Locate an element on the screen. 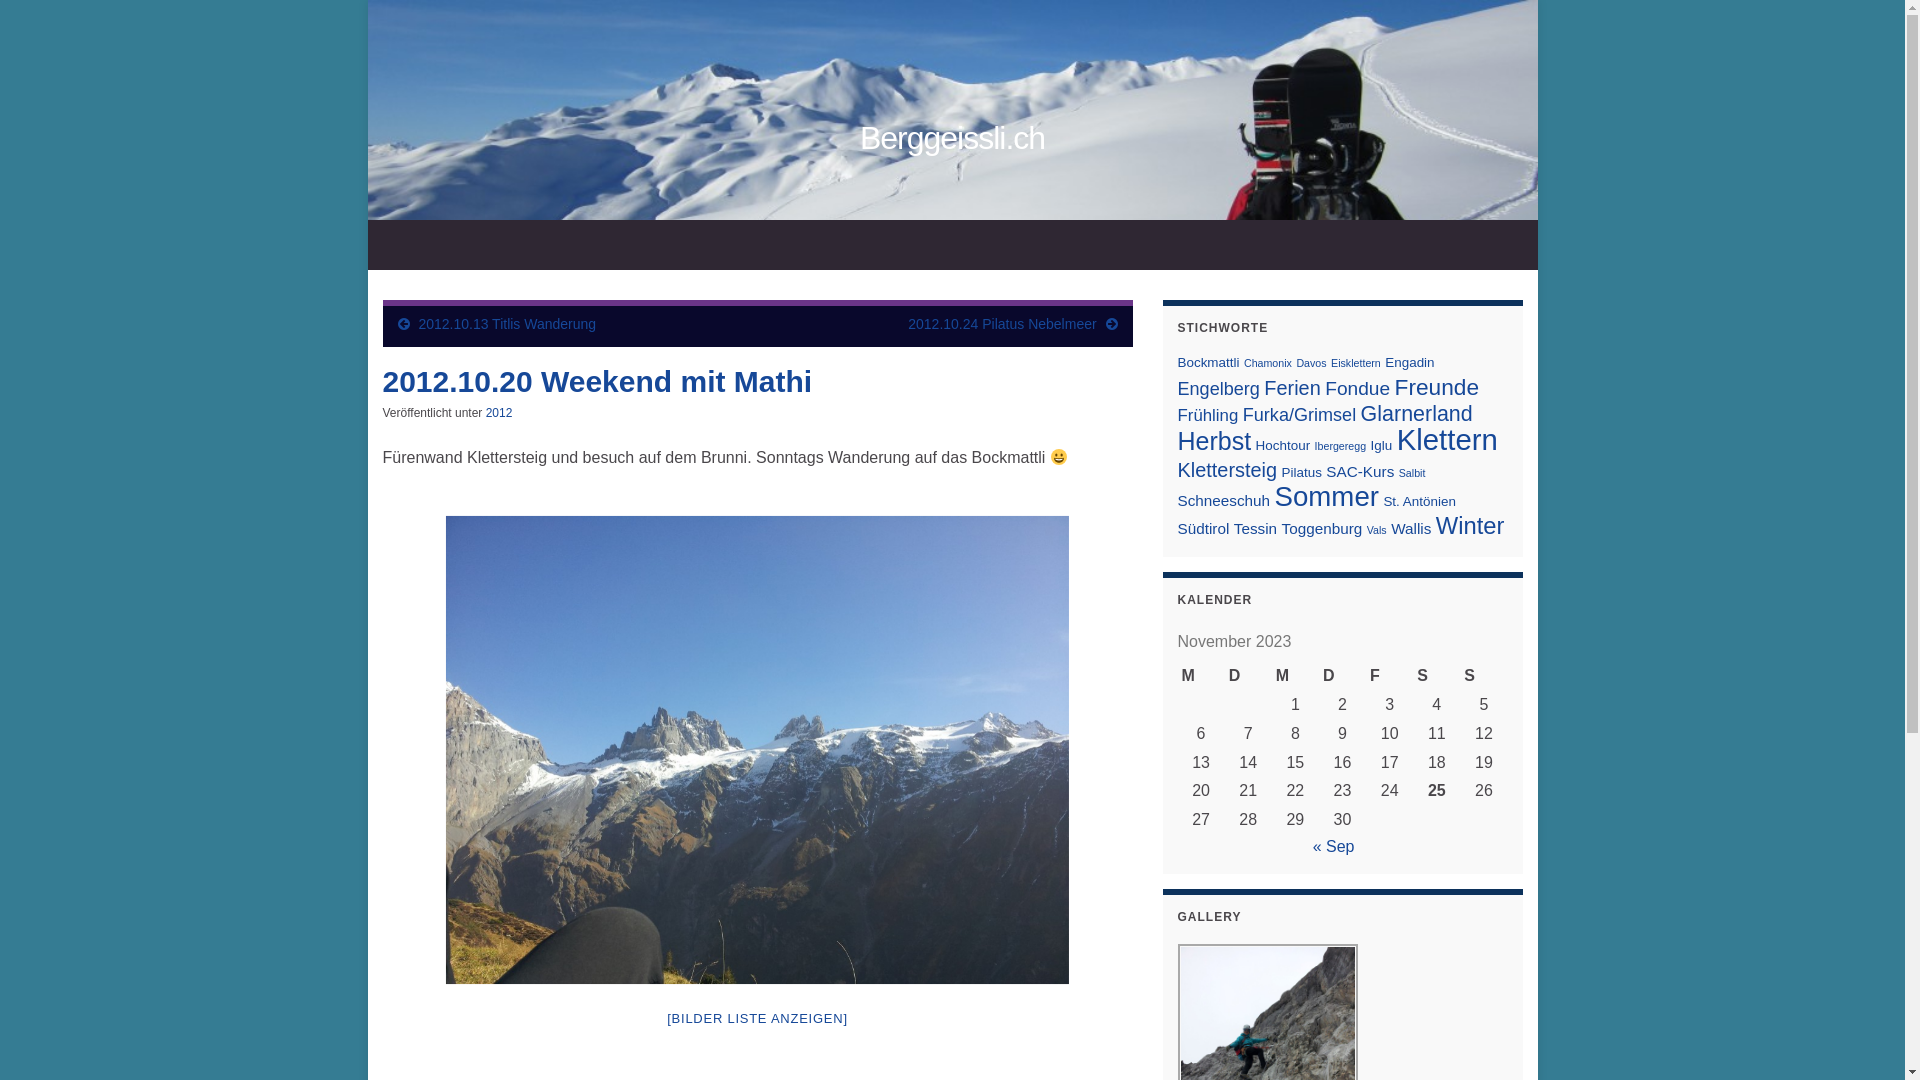  'Sommer' is located at coordinates (1274, 495).